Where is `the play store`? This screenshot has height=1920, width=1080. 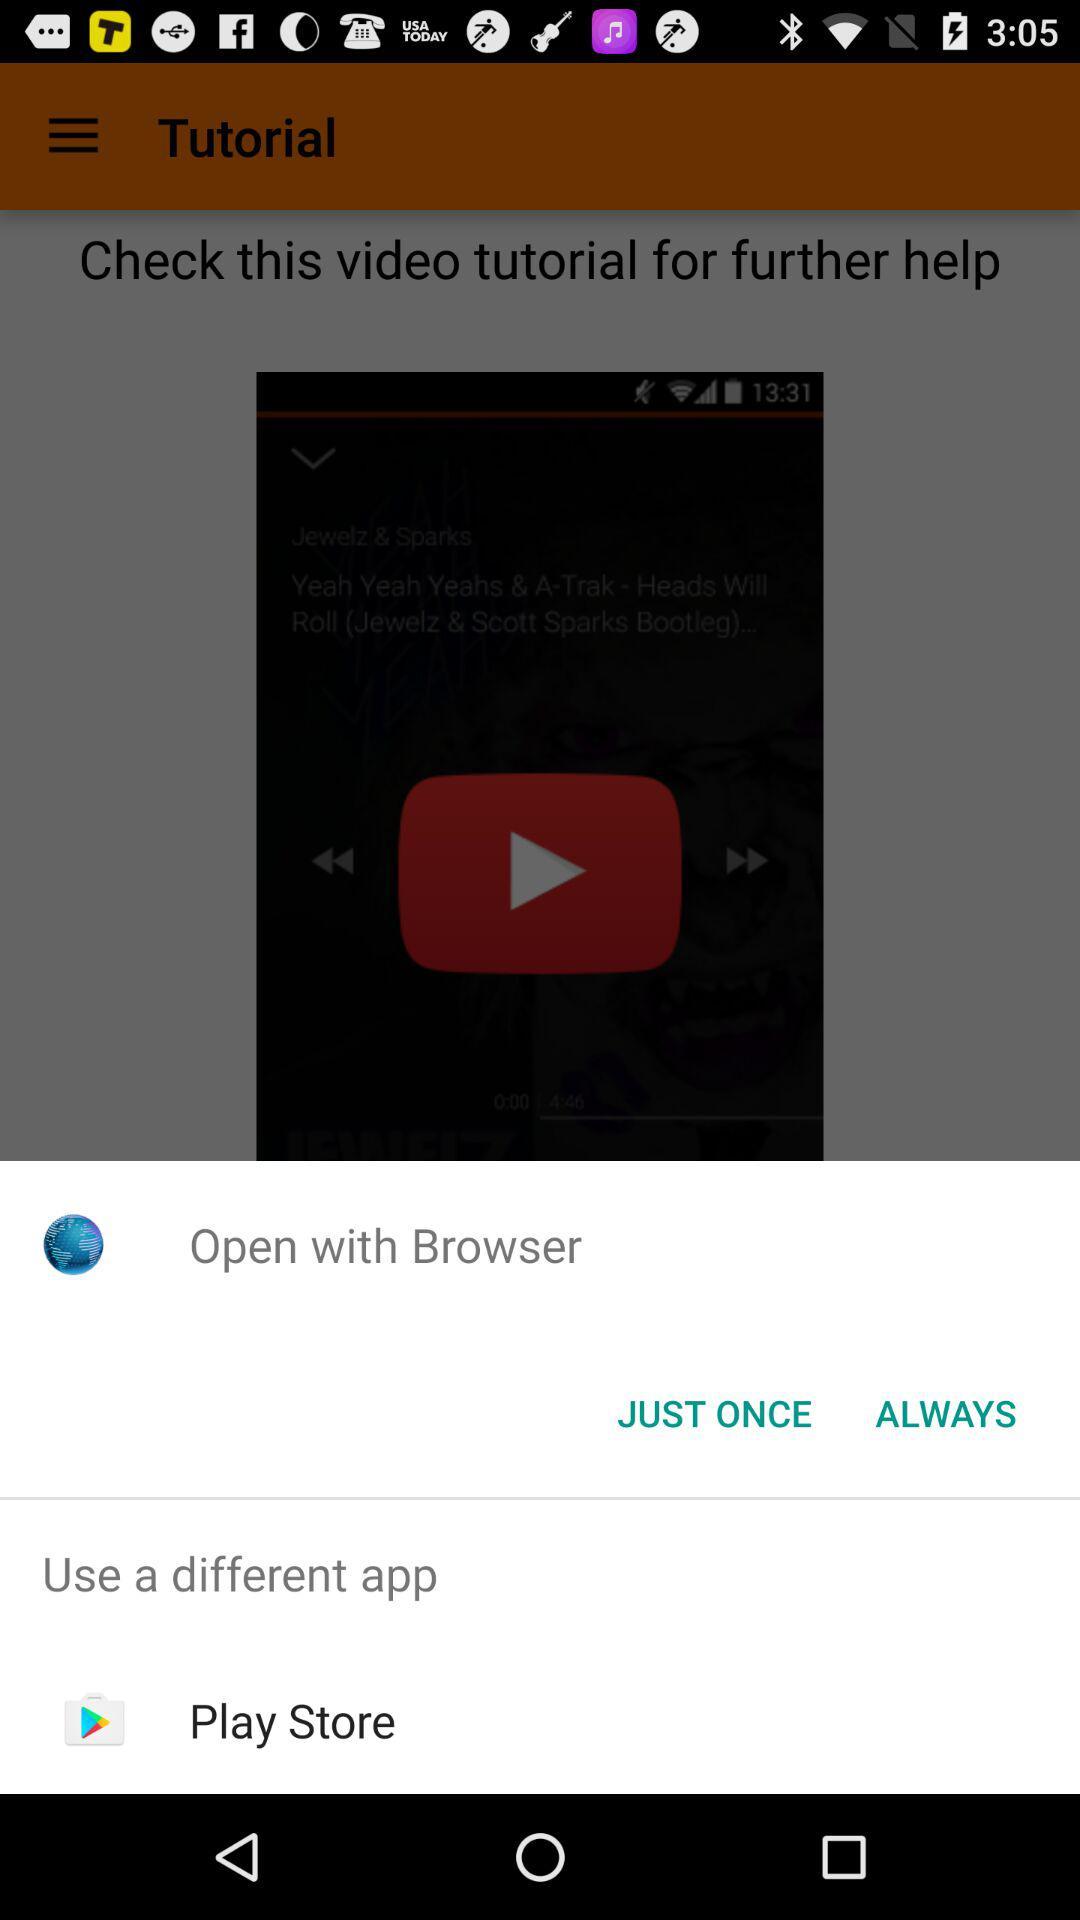
the play store is located at coordinates (292, 1719).